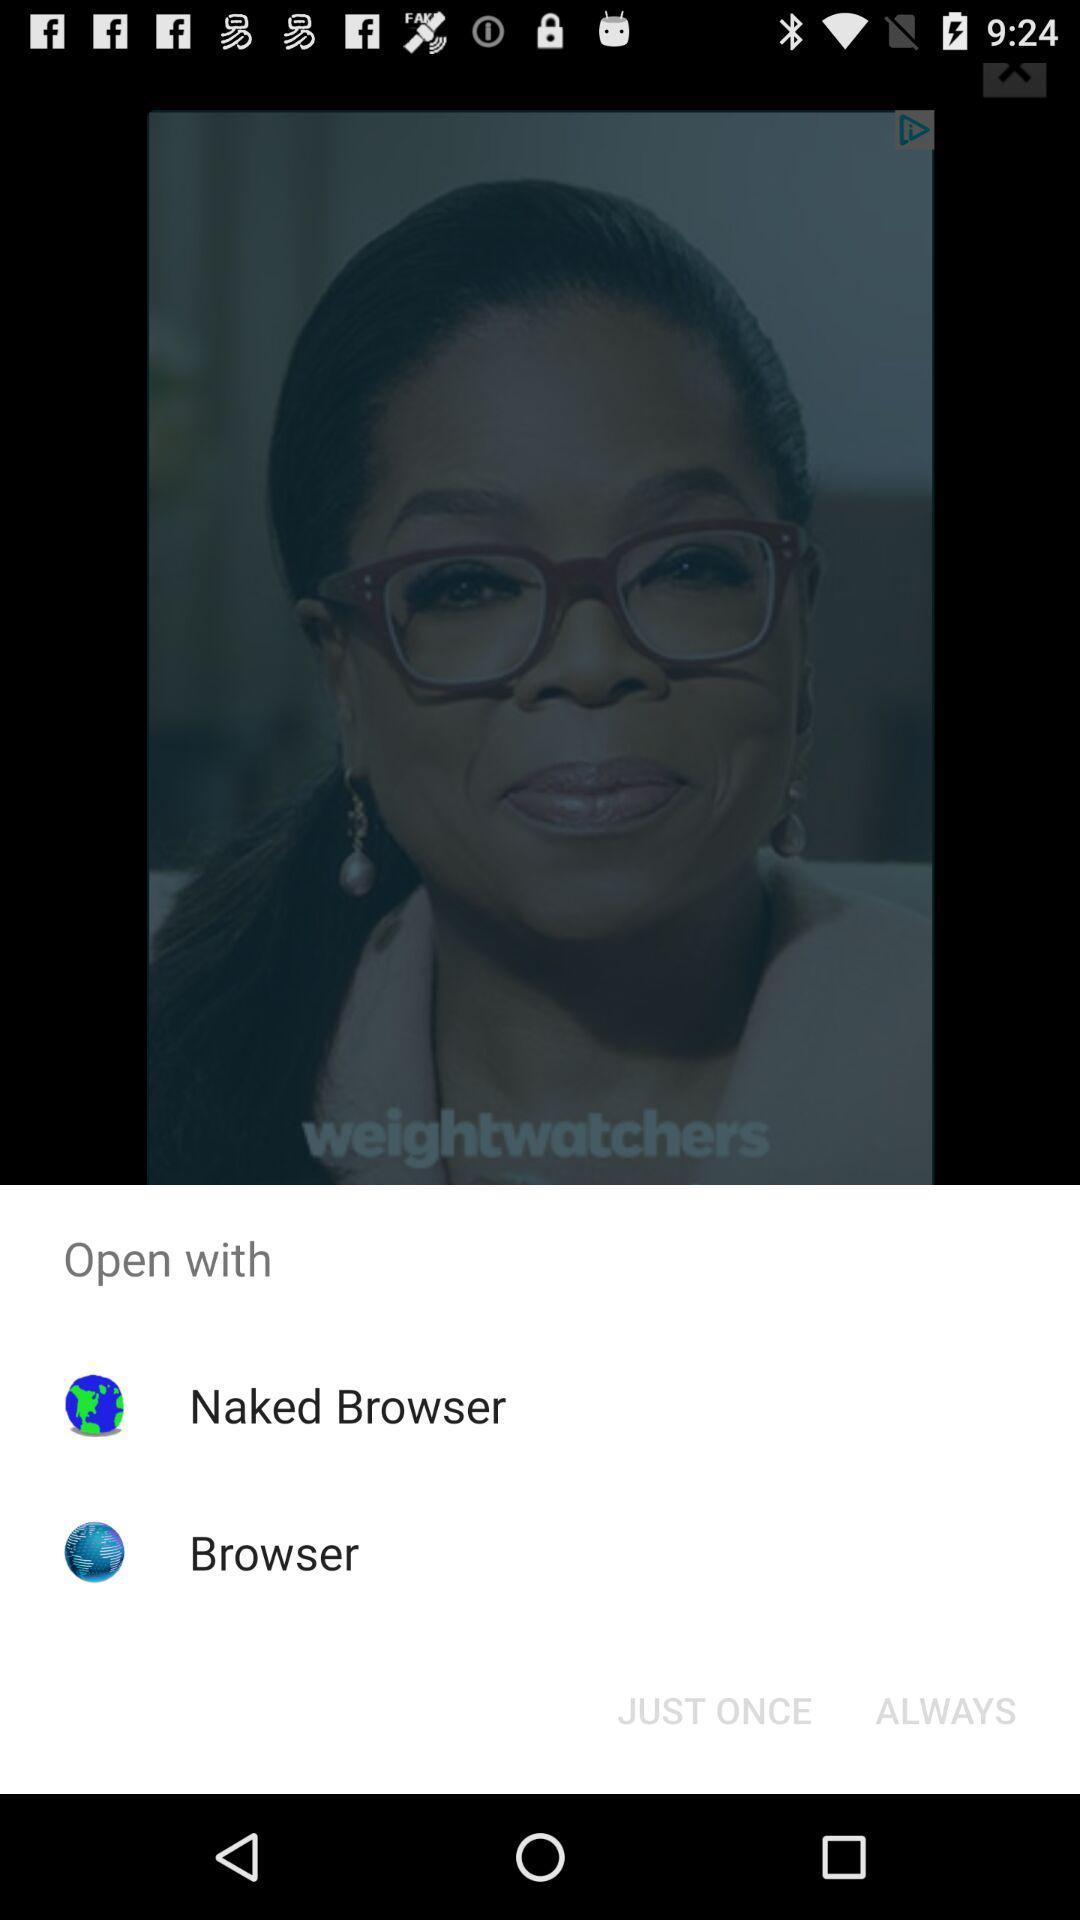 Image resolution: width=1080 pixels, height=1920 pixels. Describe the element at coordinates (346, 1404) in the screenshot. I see `the naked browser` at that location.